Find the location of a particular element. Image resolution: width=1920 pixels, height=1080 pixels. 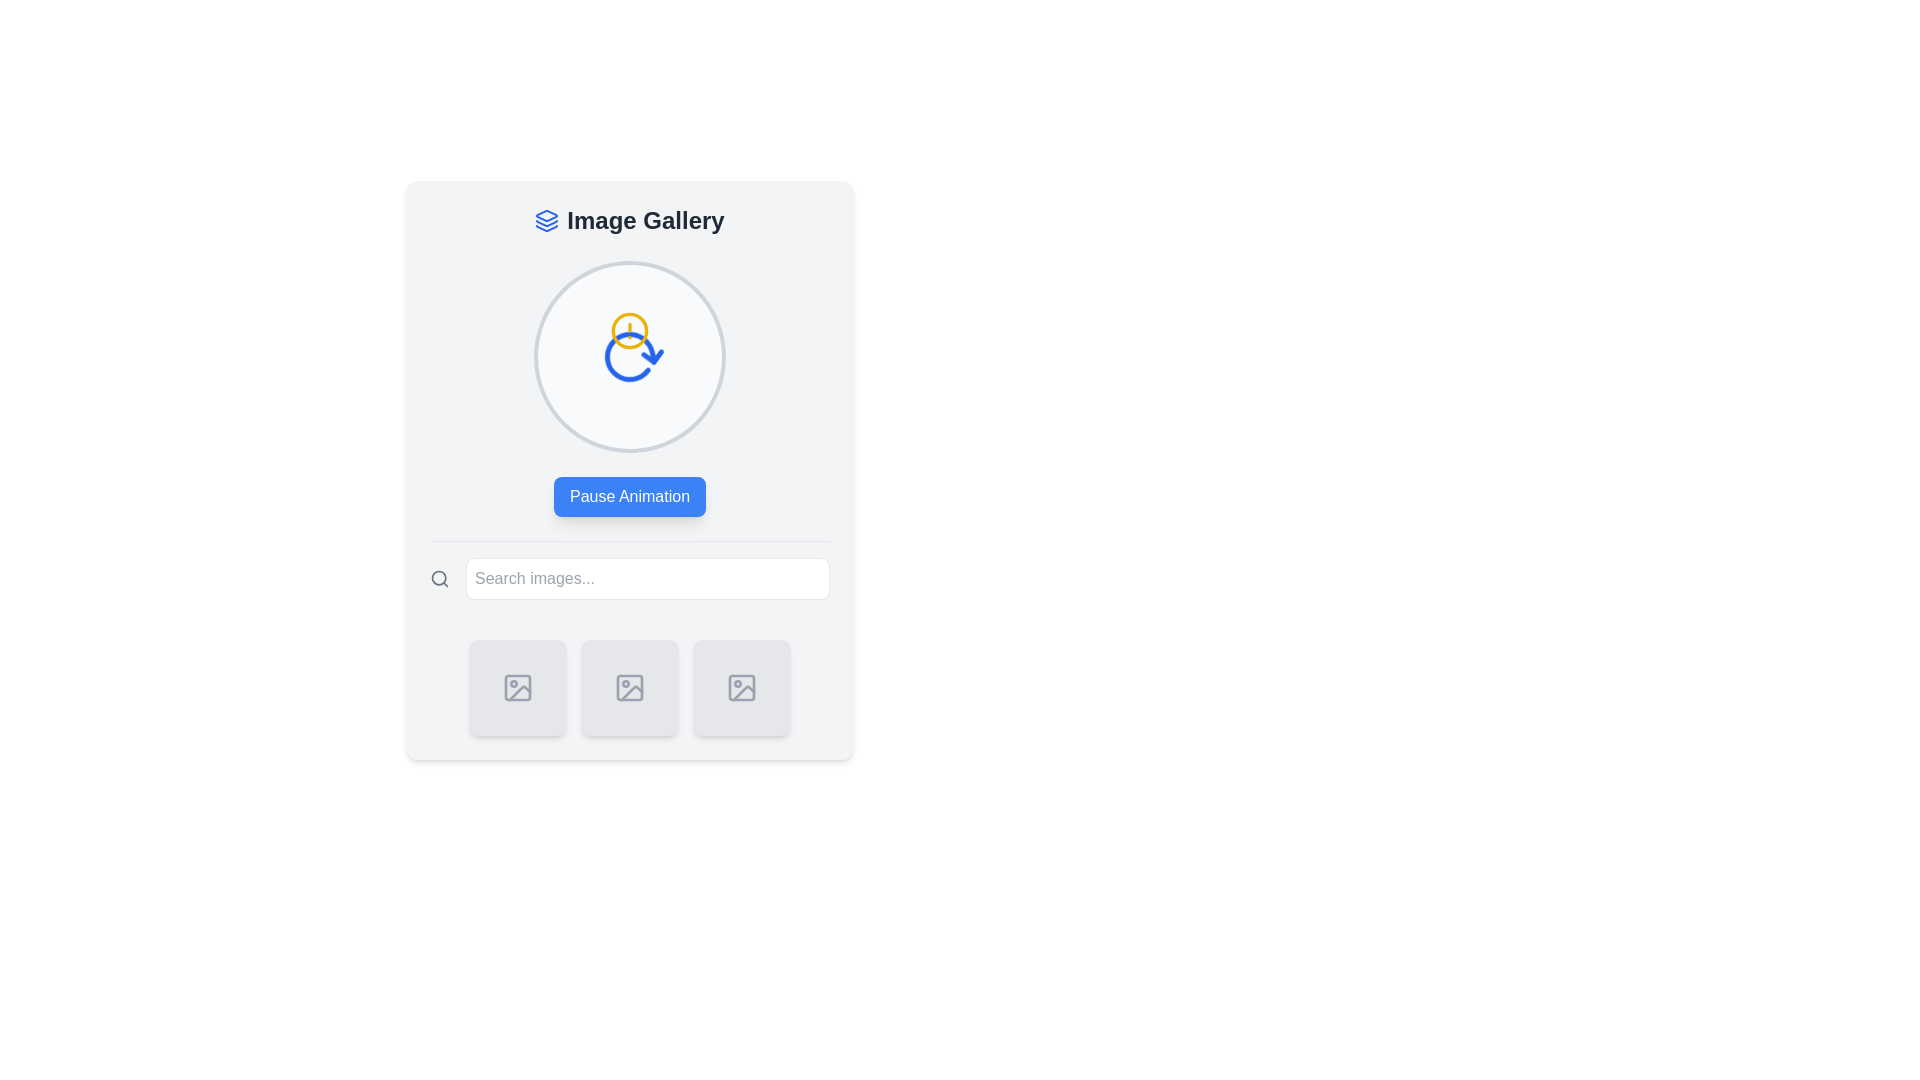

the alert or notification icon located within the gray circular area, which is part of the larger structure featuring a blue rotating arrow is located at coordinates (628, 330).